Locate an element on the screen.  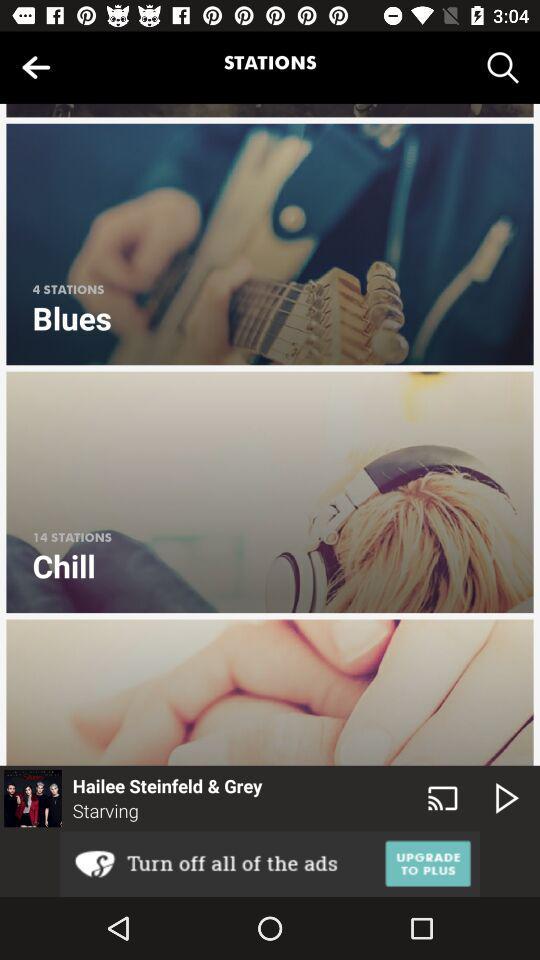
the play icon is located at coordinates (507, 798).